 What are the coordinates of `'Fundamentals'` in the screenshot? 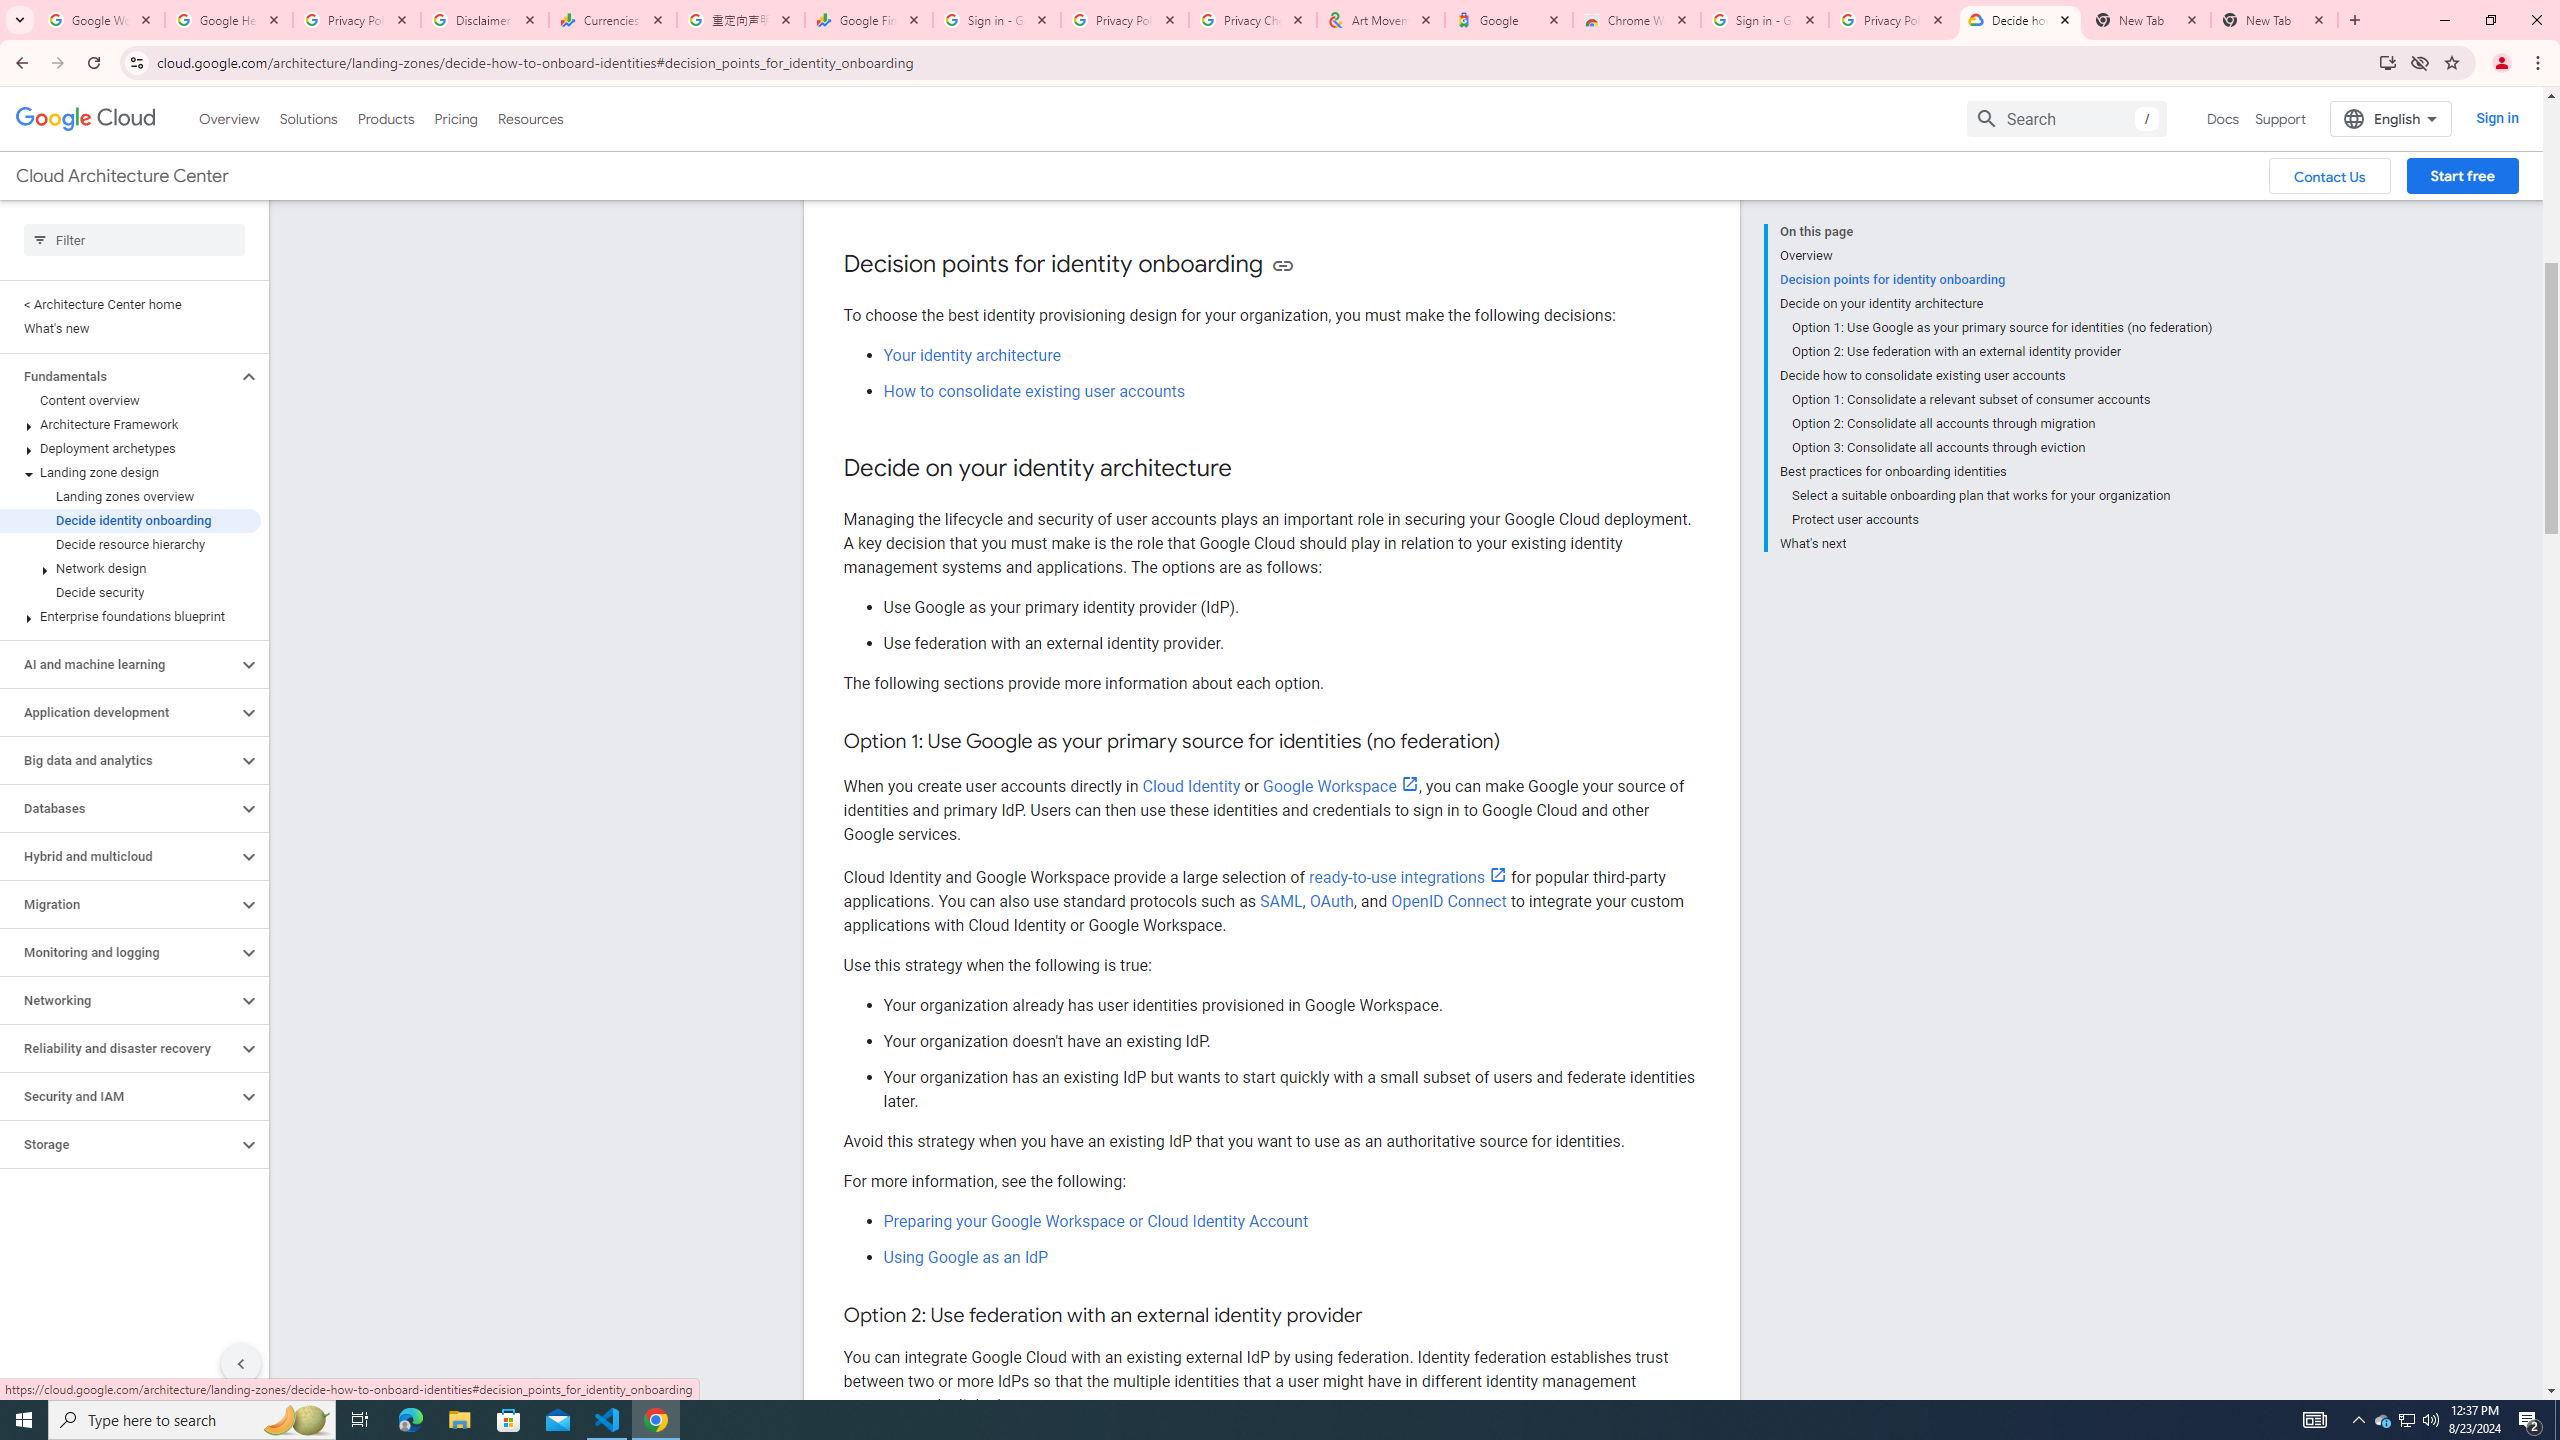 It's located at (118, 375).